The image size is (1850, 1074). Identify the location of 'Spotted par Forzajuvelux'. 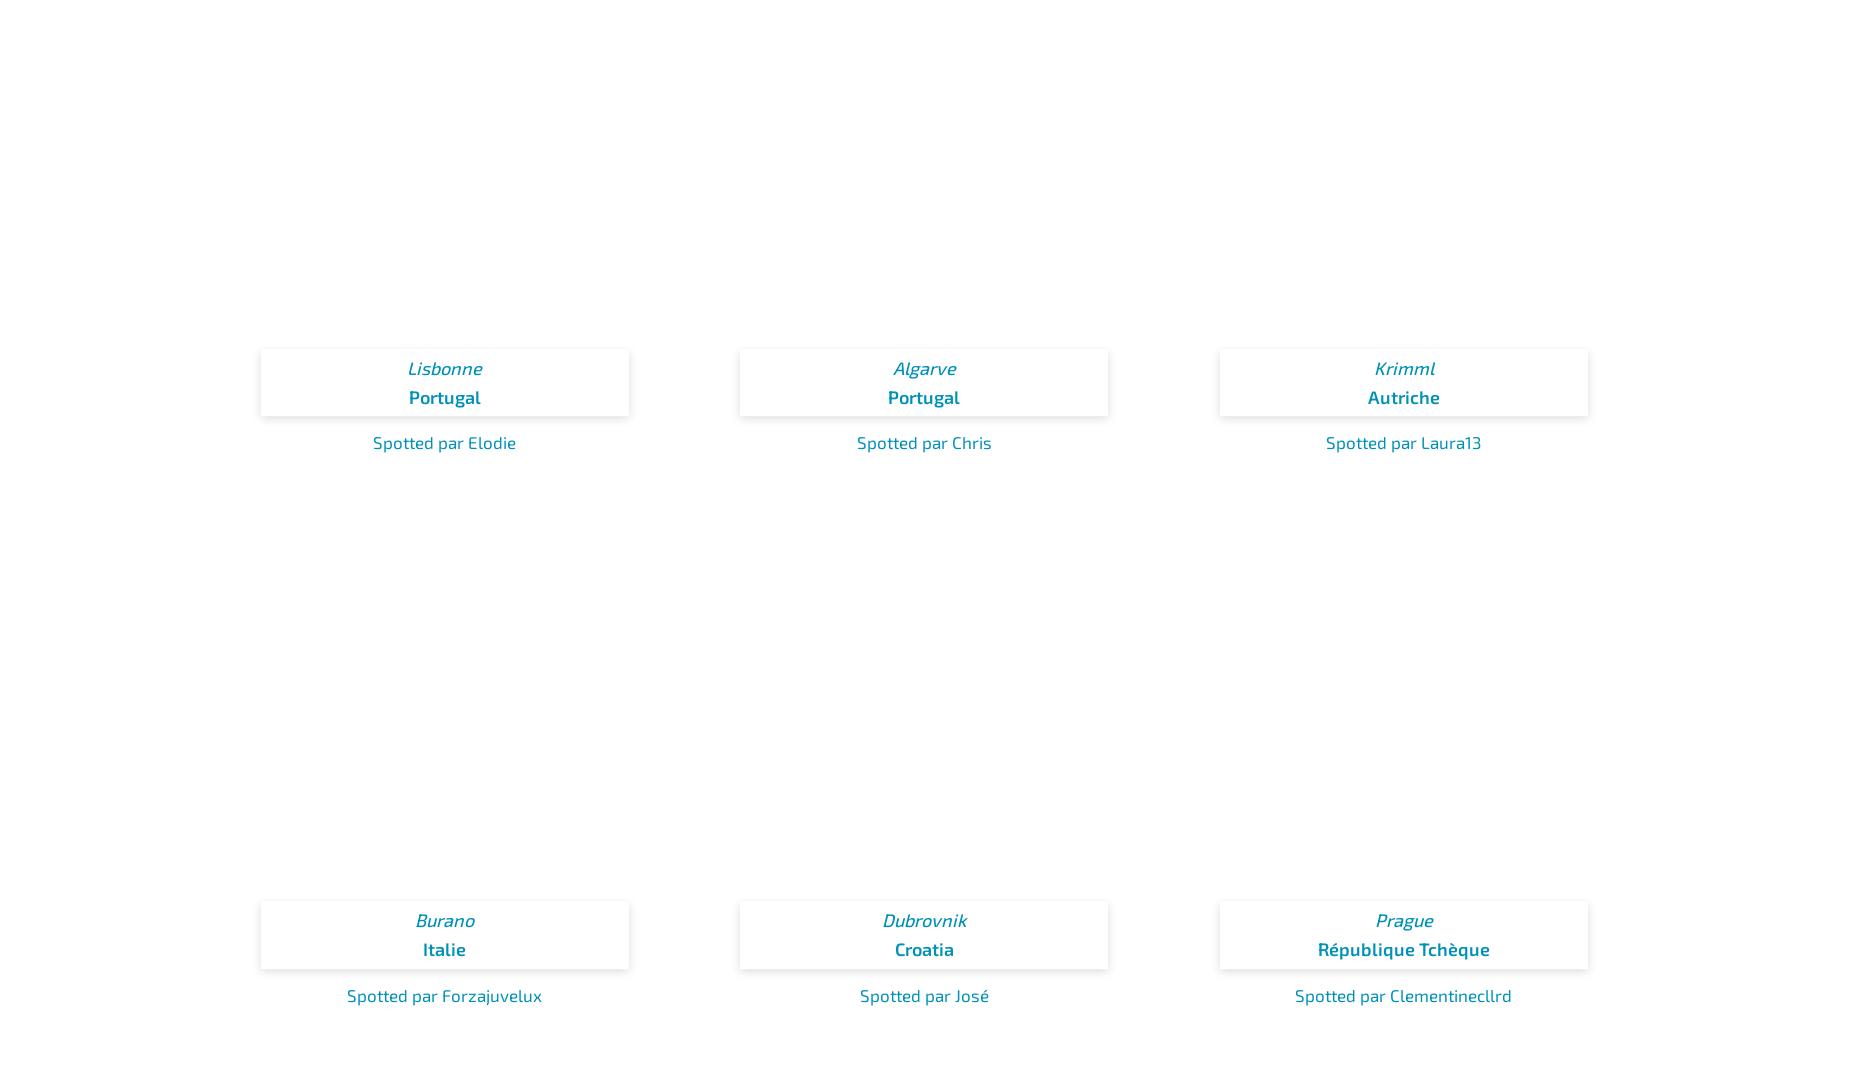
(443, 992).